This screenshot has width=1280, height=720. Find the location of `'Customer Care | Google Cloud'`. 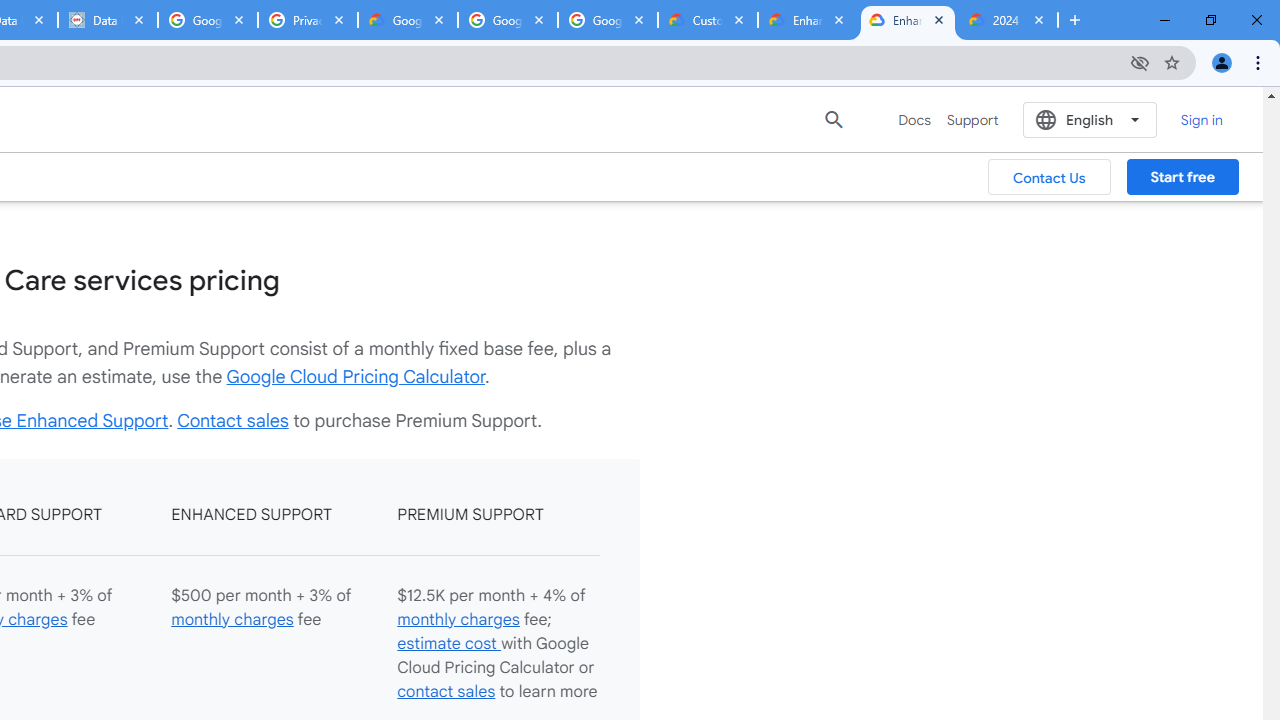

'Customer Care | Google Cloud' is located at coordinates (707, 20).